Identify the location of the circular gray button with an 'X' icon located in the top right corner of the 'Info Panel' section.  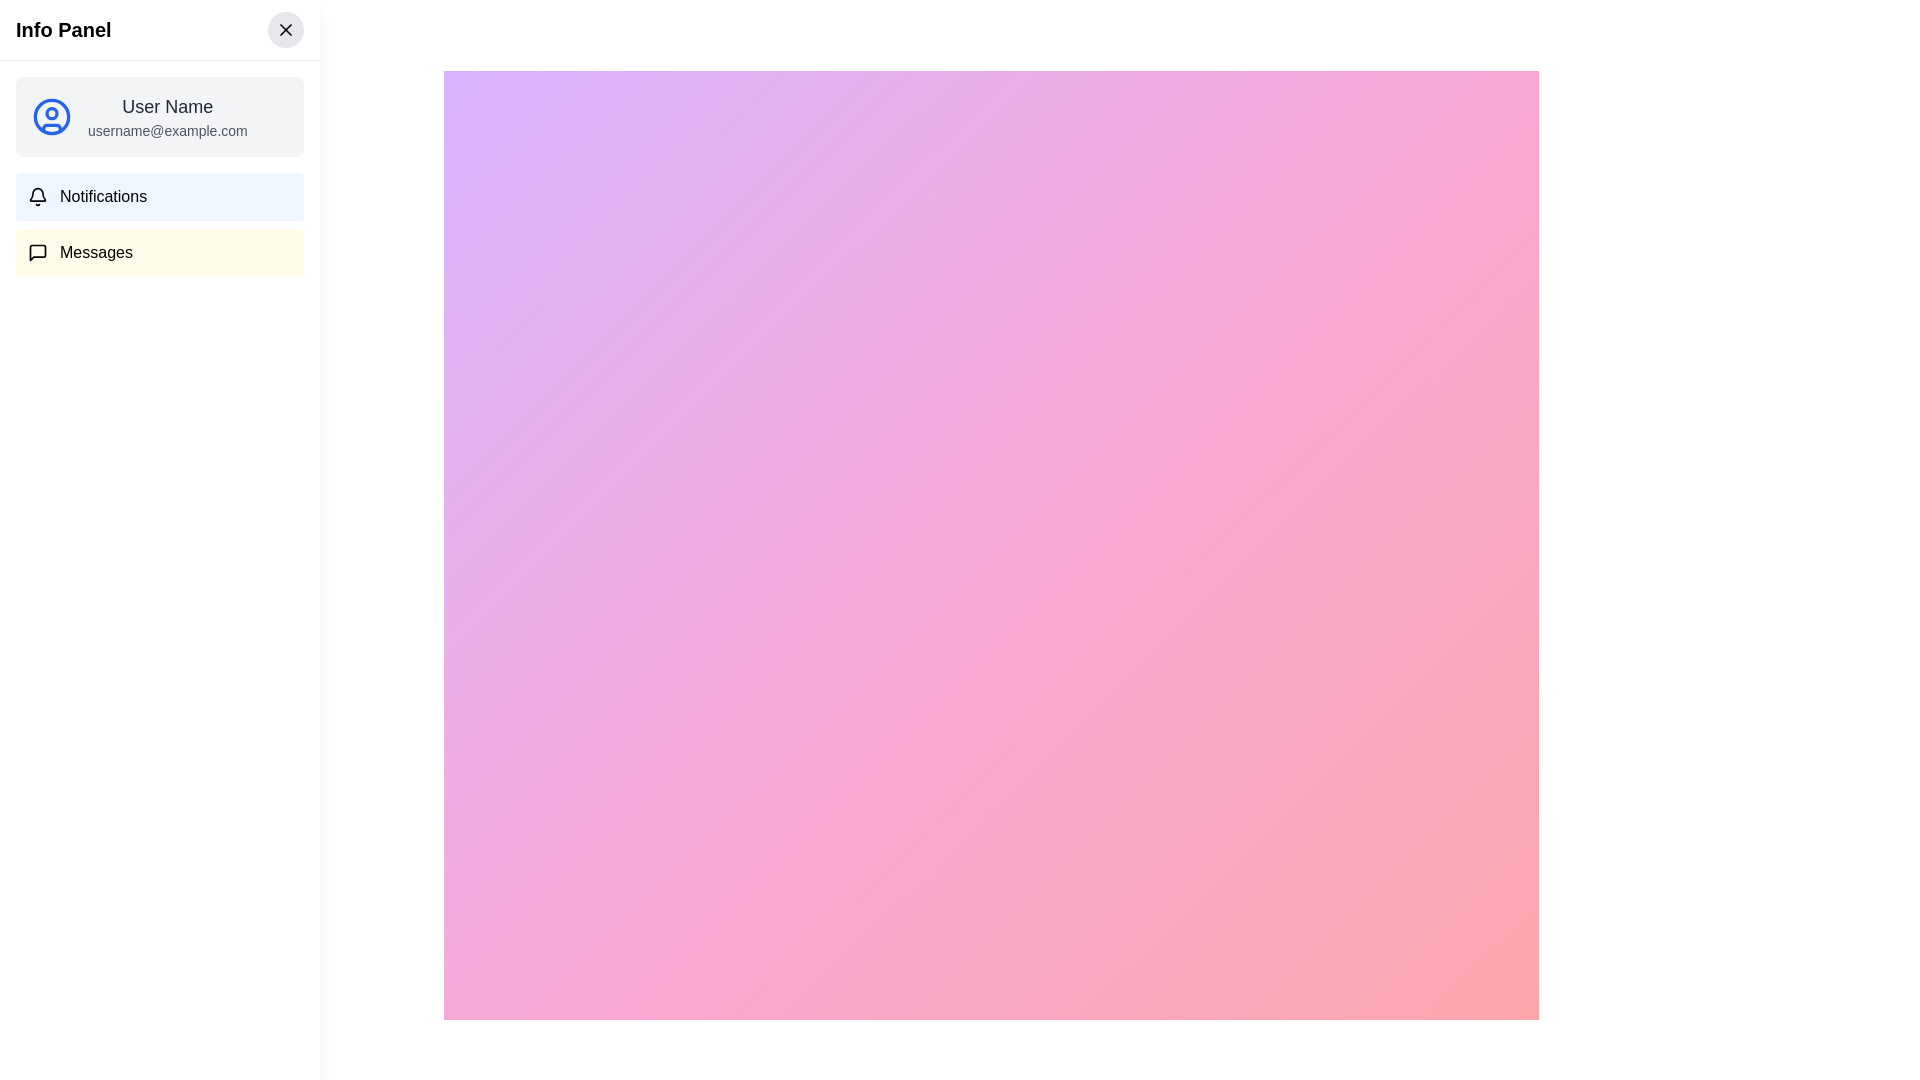
(285, 30).